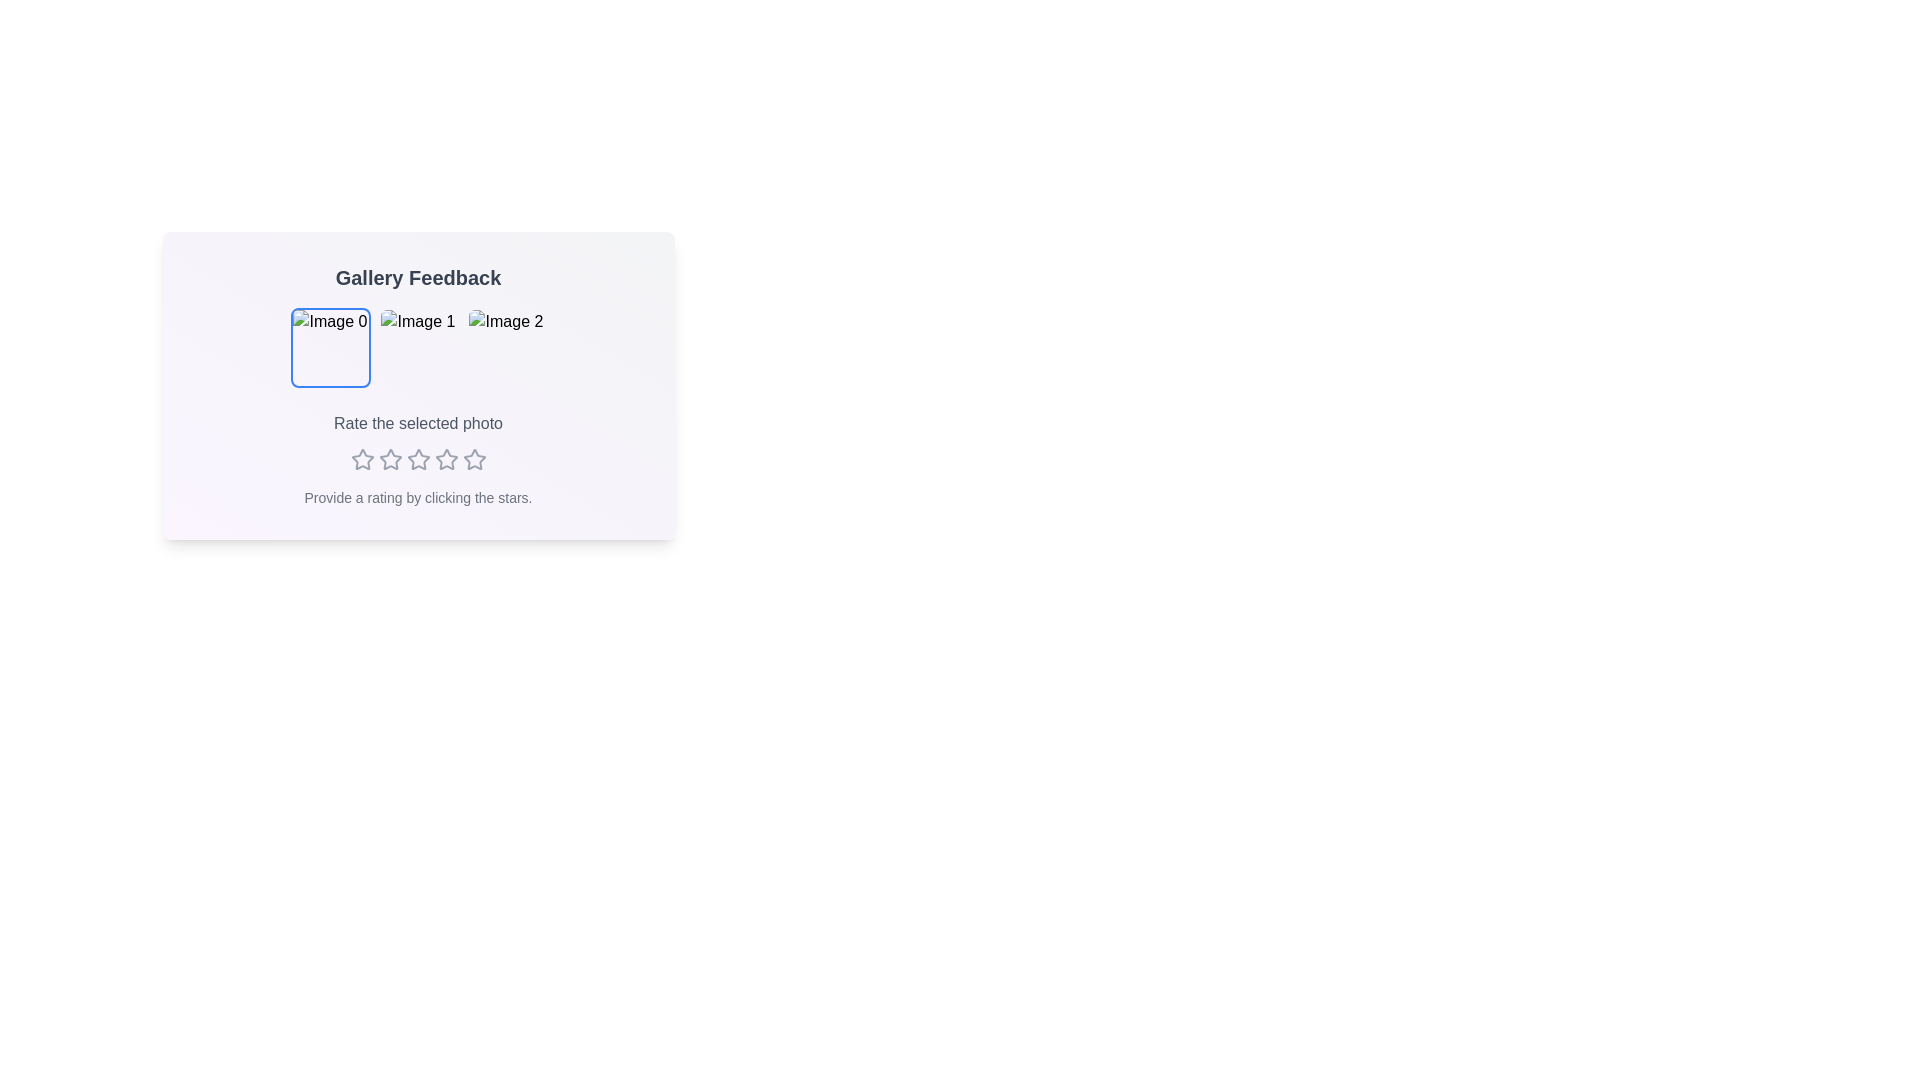 Image resolution: width=1920 pixels, height=1080 pixels. What do you see at coordinates (506, 346) in the screenshot?
I see `the third selectable image option in a sequence of three images for preview purposes` at bounding box center [506, 346].